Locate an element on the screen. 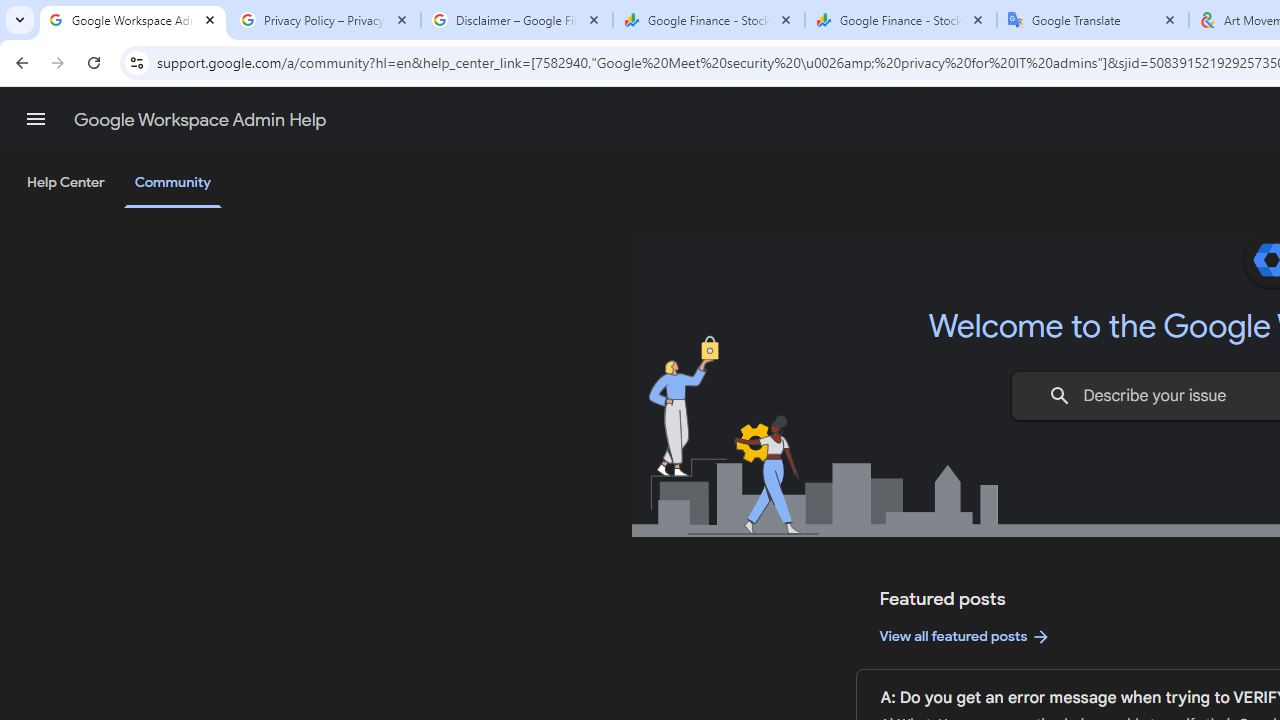  'Community' is located at coordinates (172, 183).